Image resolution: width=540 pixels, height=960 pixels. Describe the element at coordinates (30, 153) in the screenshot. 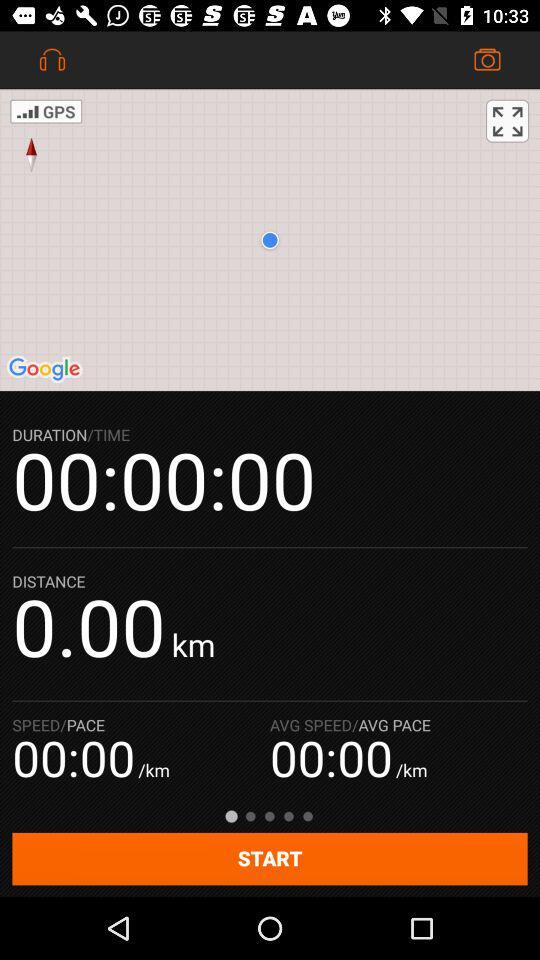

I see `the explore icon` at that location.